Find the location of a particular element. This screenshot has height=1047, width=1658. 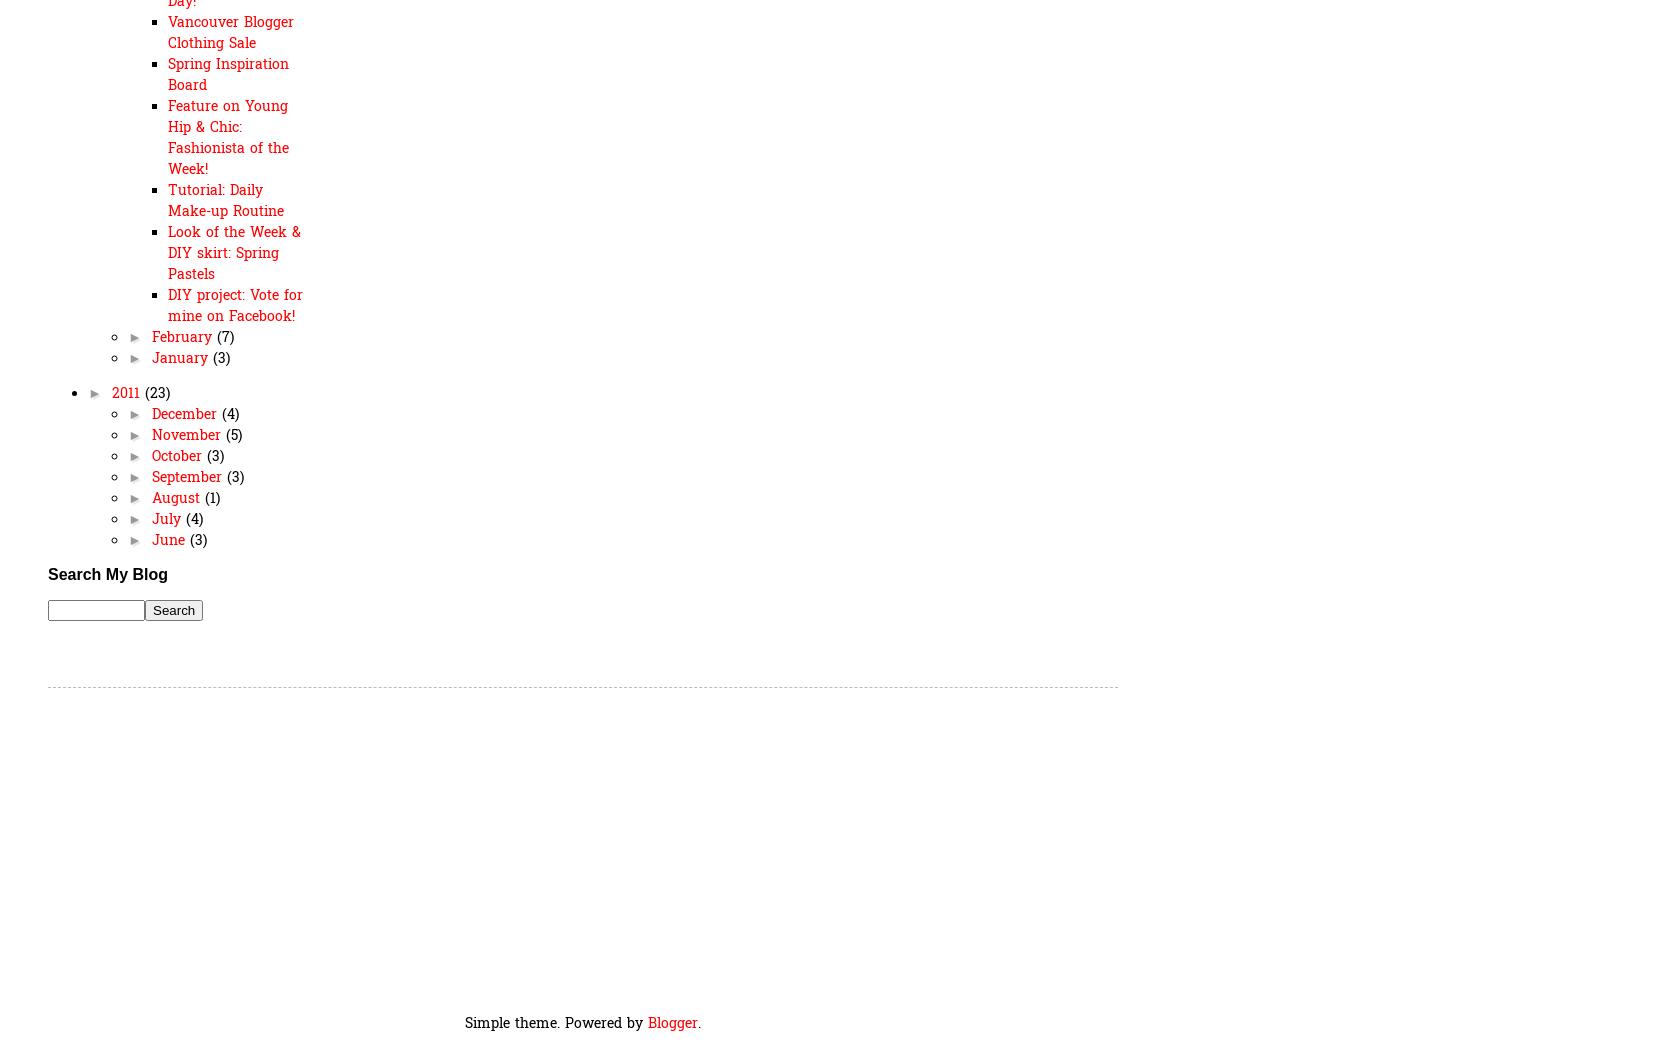

'2011' is located at coordinates (126, 392).